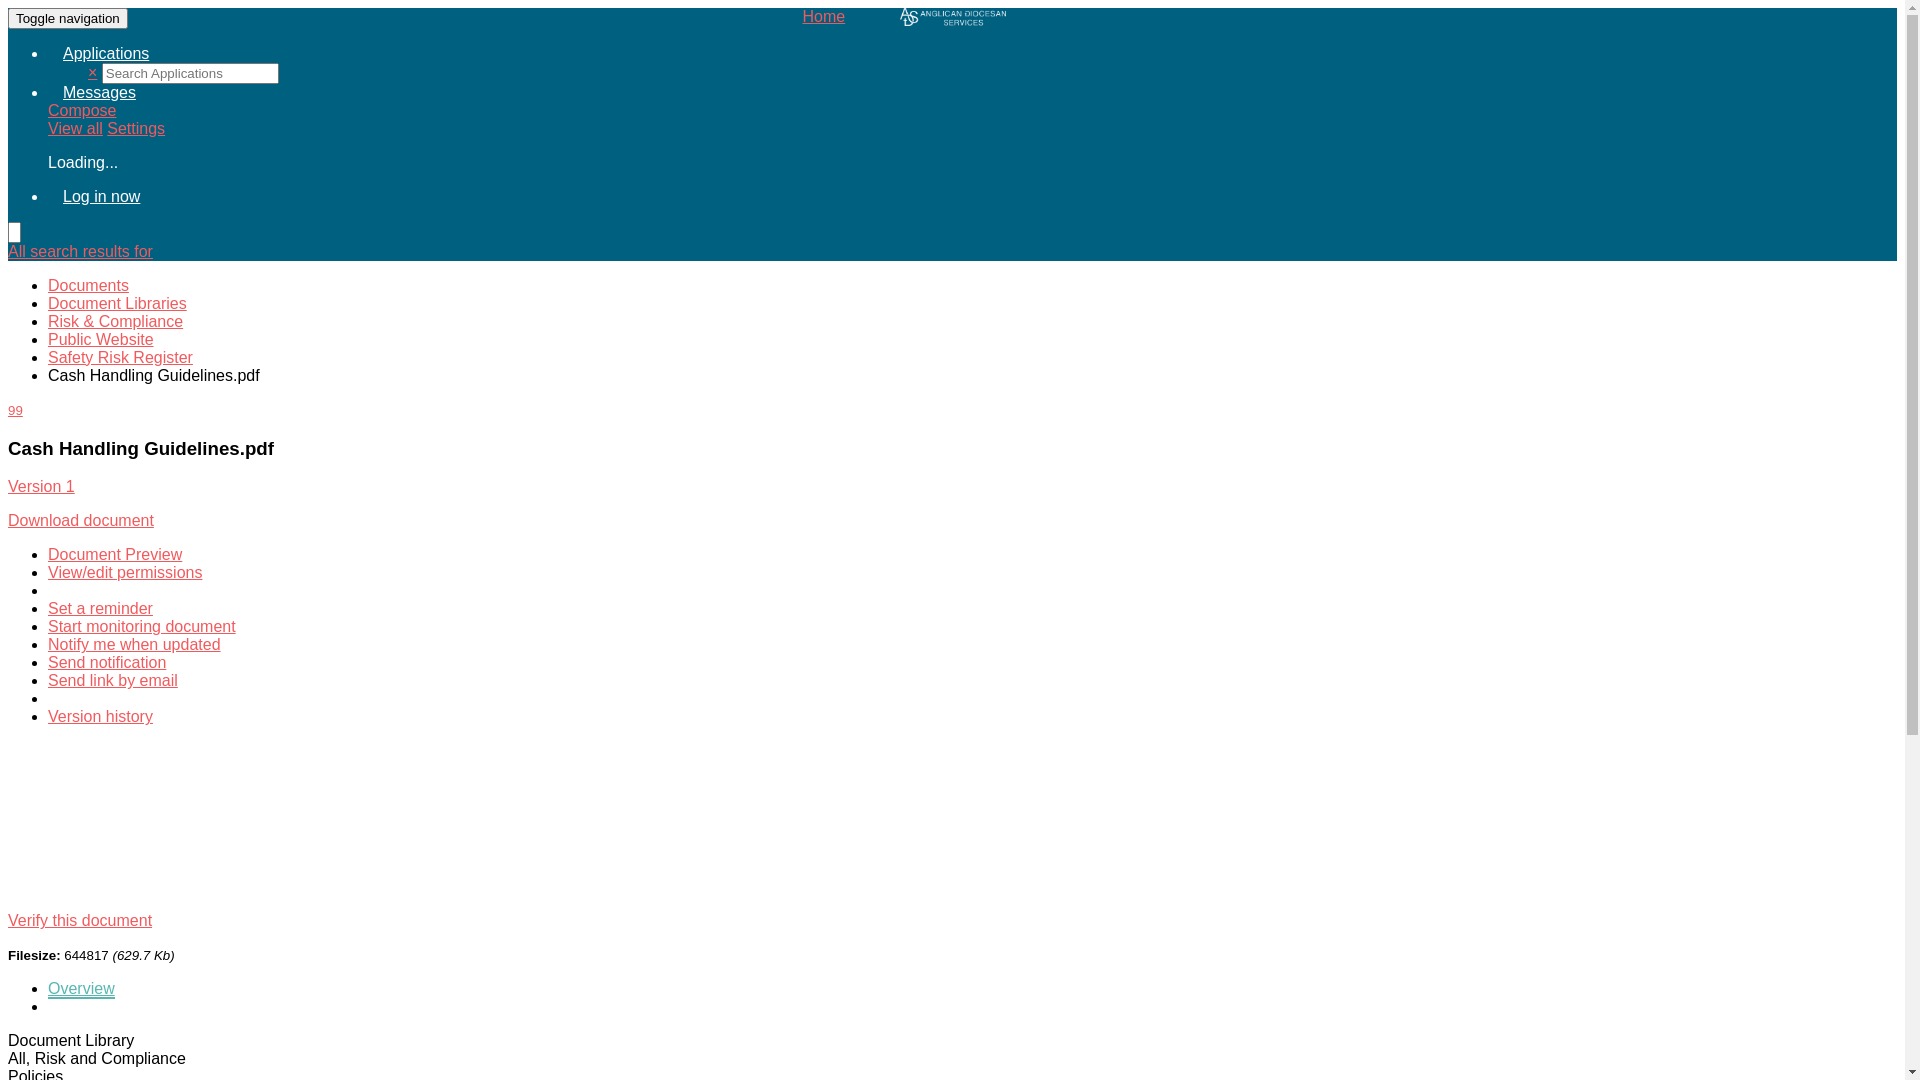 This screenshot has height=1080, width=1920. Describe the element at coordinates (48, 52) in the screenshot. I see `'Applications'` at that location.